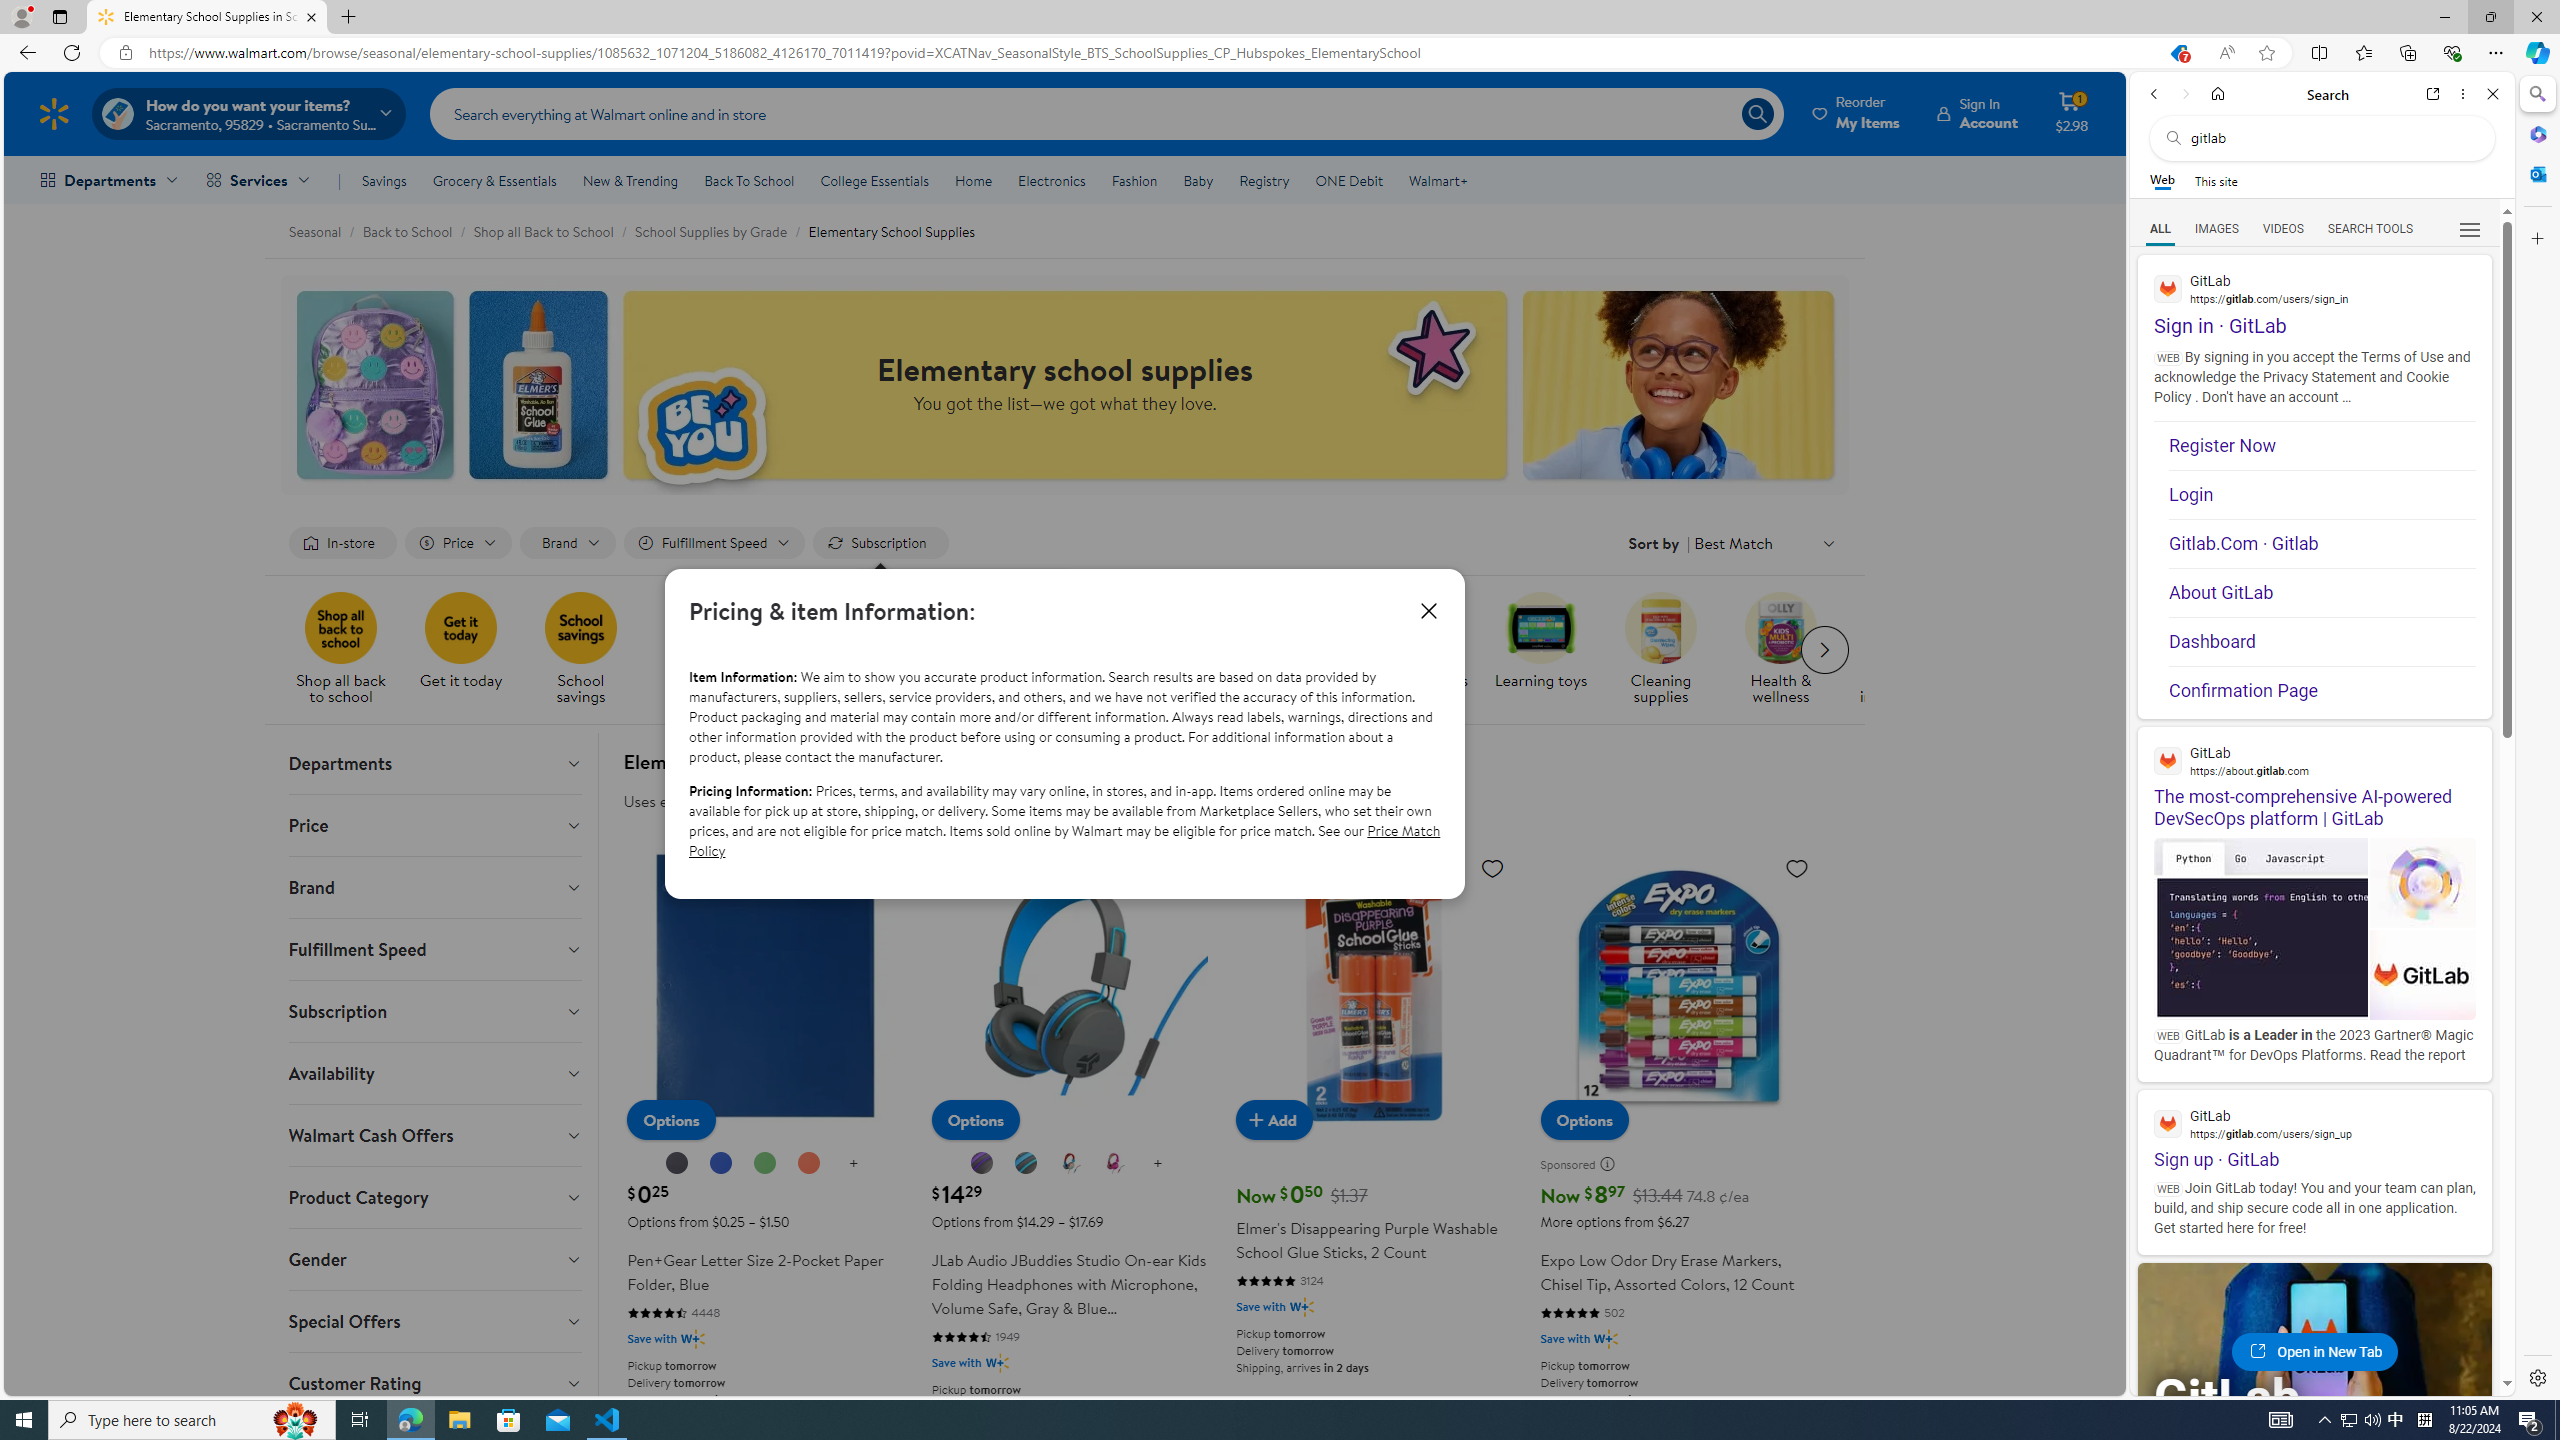 Image resolution: width=2560 pixels, height=1440 pixels. Describe the element at coordinates (1063, 839) in the screenshot. I see `'Price Match Policy'` at that location.